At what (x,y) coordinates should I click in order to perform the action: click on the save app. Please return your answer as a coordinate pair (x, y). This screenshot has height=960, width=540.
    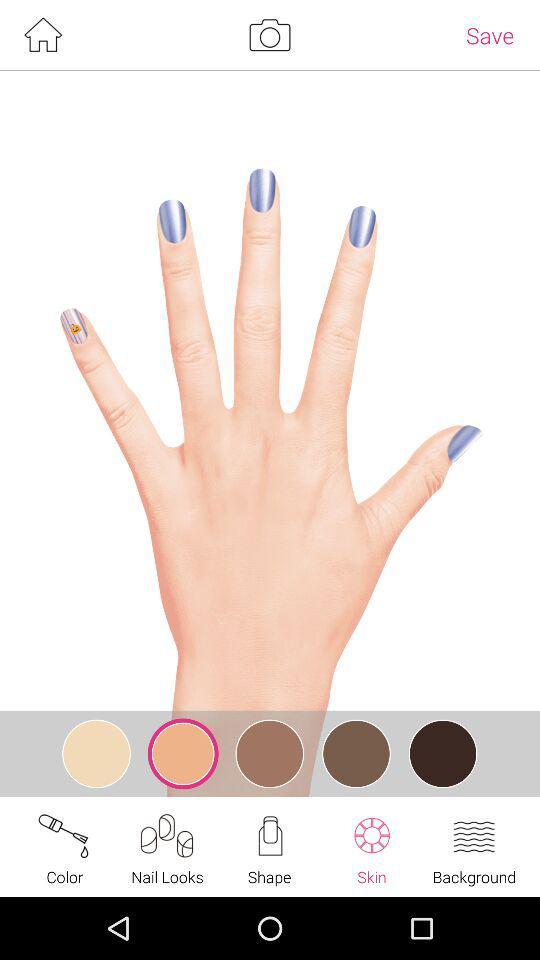
    Looking at the image, I should click on (489, 34).